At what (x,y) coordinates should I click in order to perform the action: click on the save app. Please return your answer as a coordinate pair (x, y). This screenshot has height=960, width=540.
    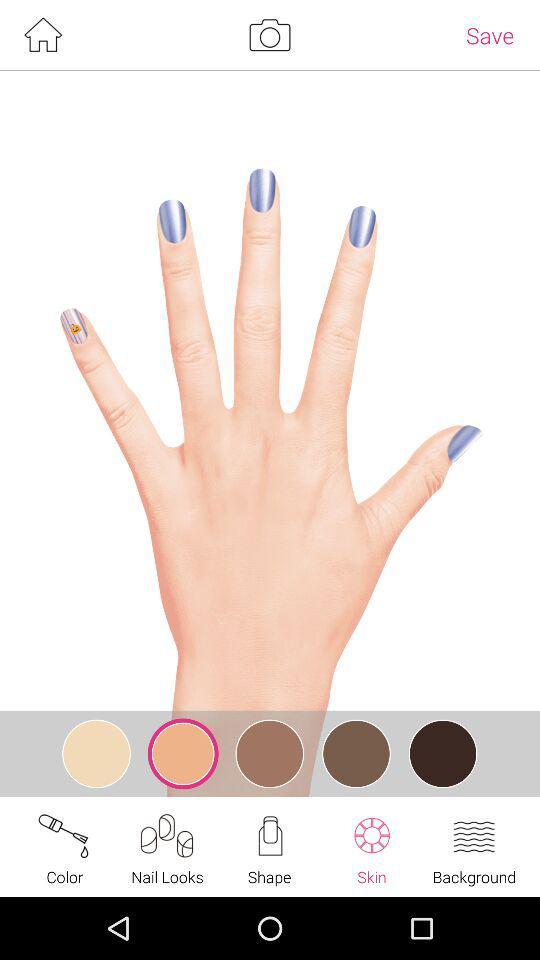
    Looking at the image, I should click on (489, 34).